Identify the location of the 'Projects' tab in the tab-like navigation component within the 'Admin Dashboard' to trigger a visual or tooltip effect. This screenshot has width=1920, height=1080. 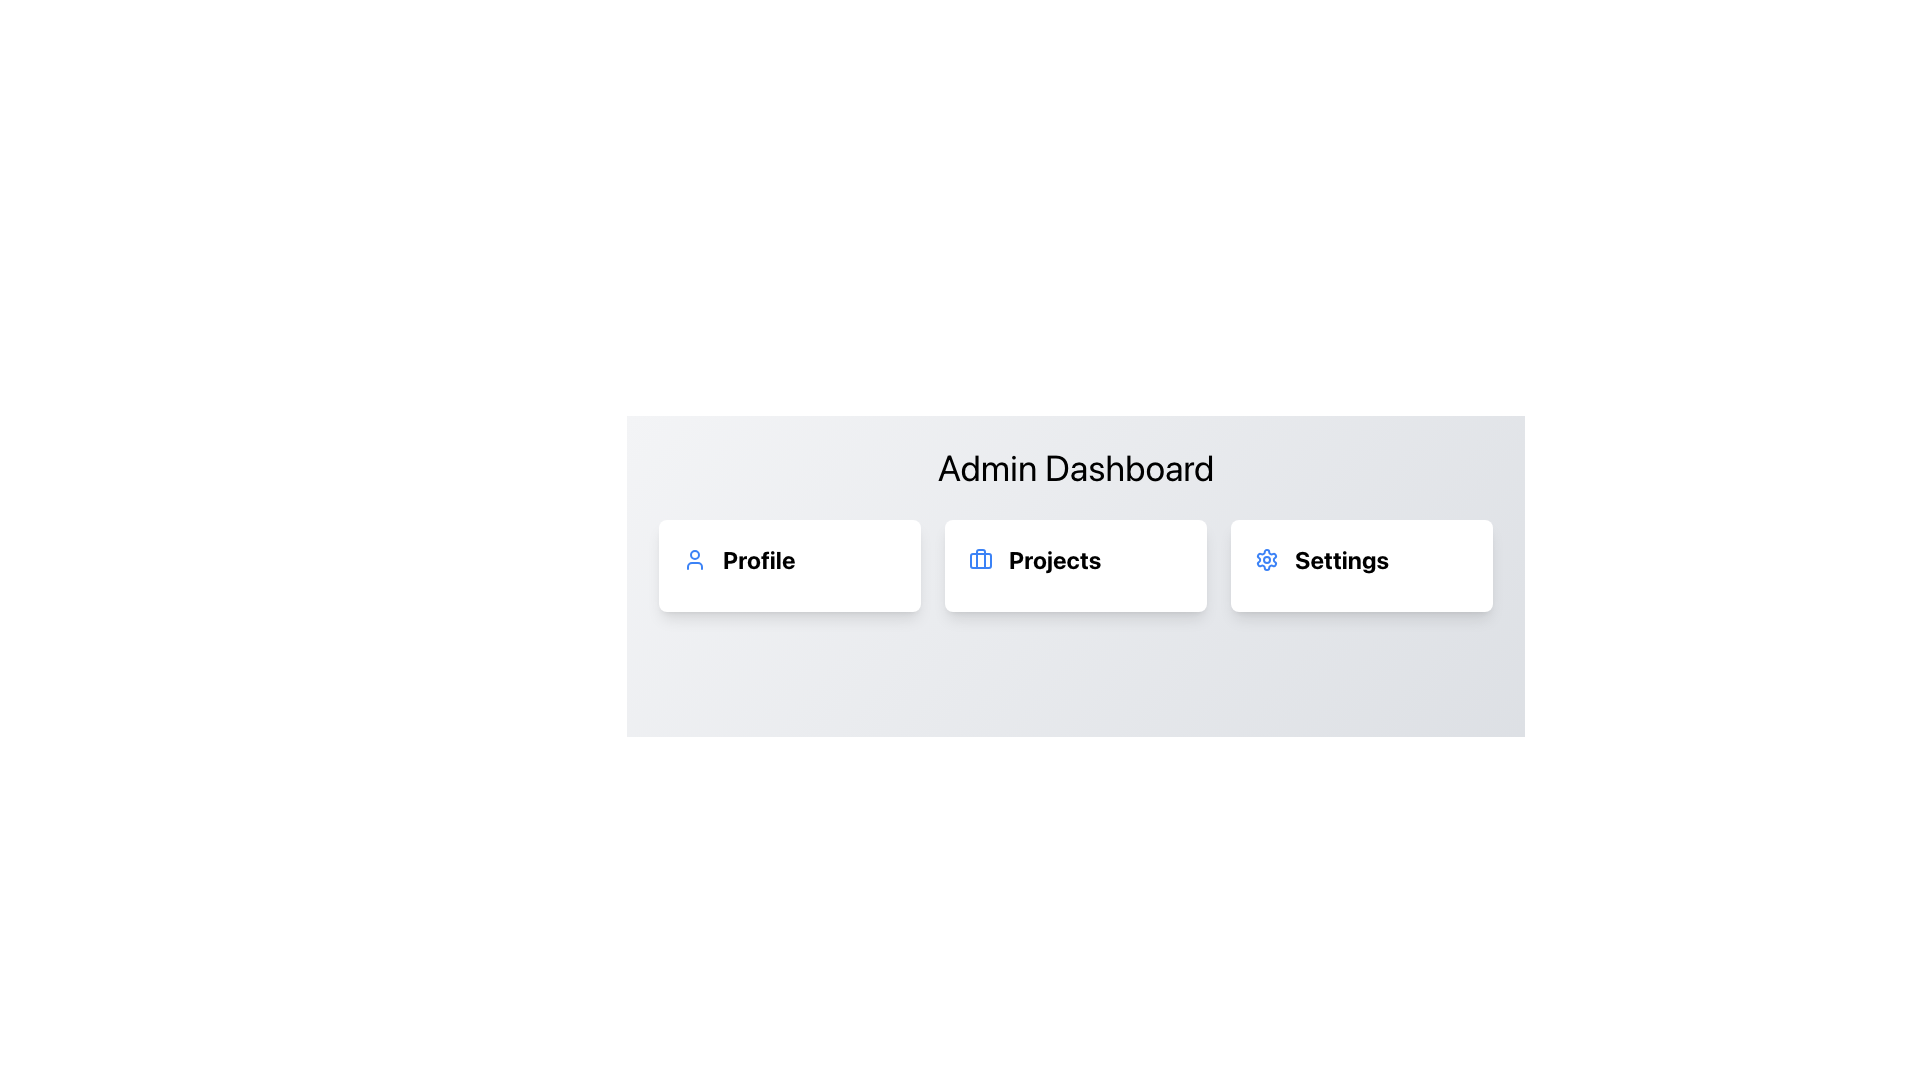
(1074, 566).